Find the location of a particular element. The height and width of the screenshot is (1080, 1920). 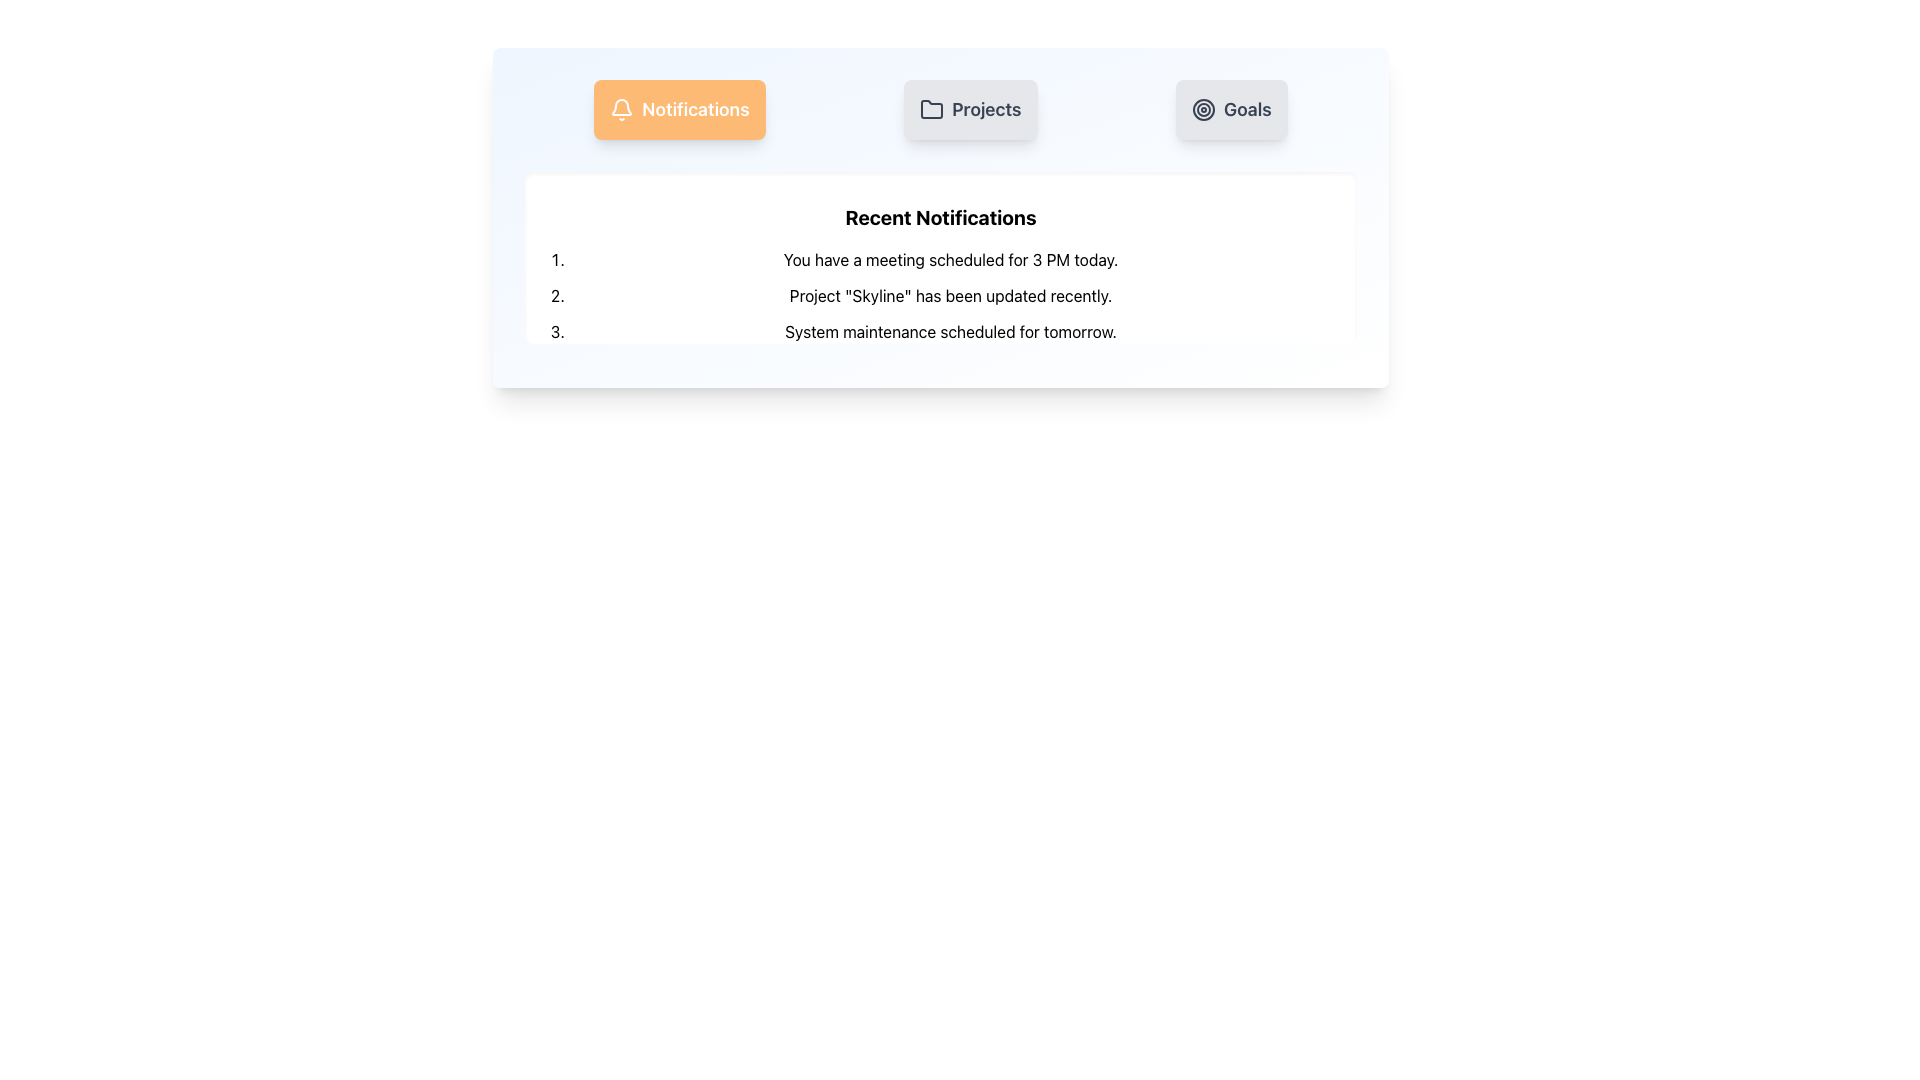

the decorative SVG circle element that is part of a target icon, located in the top-right section of the interface is located at coordinates (1203, 110).